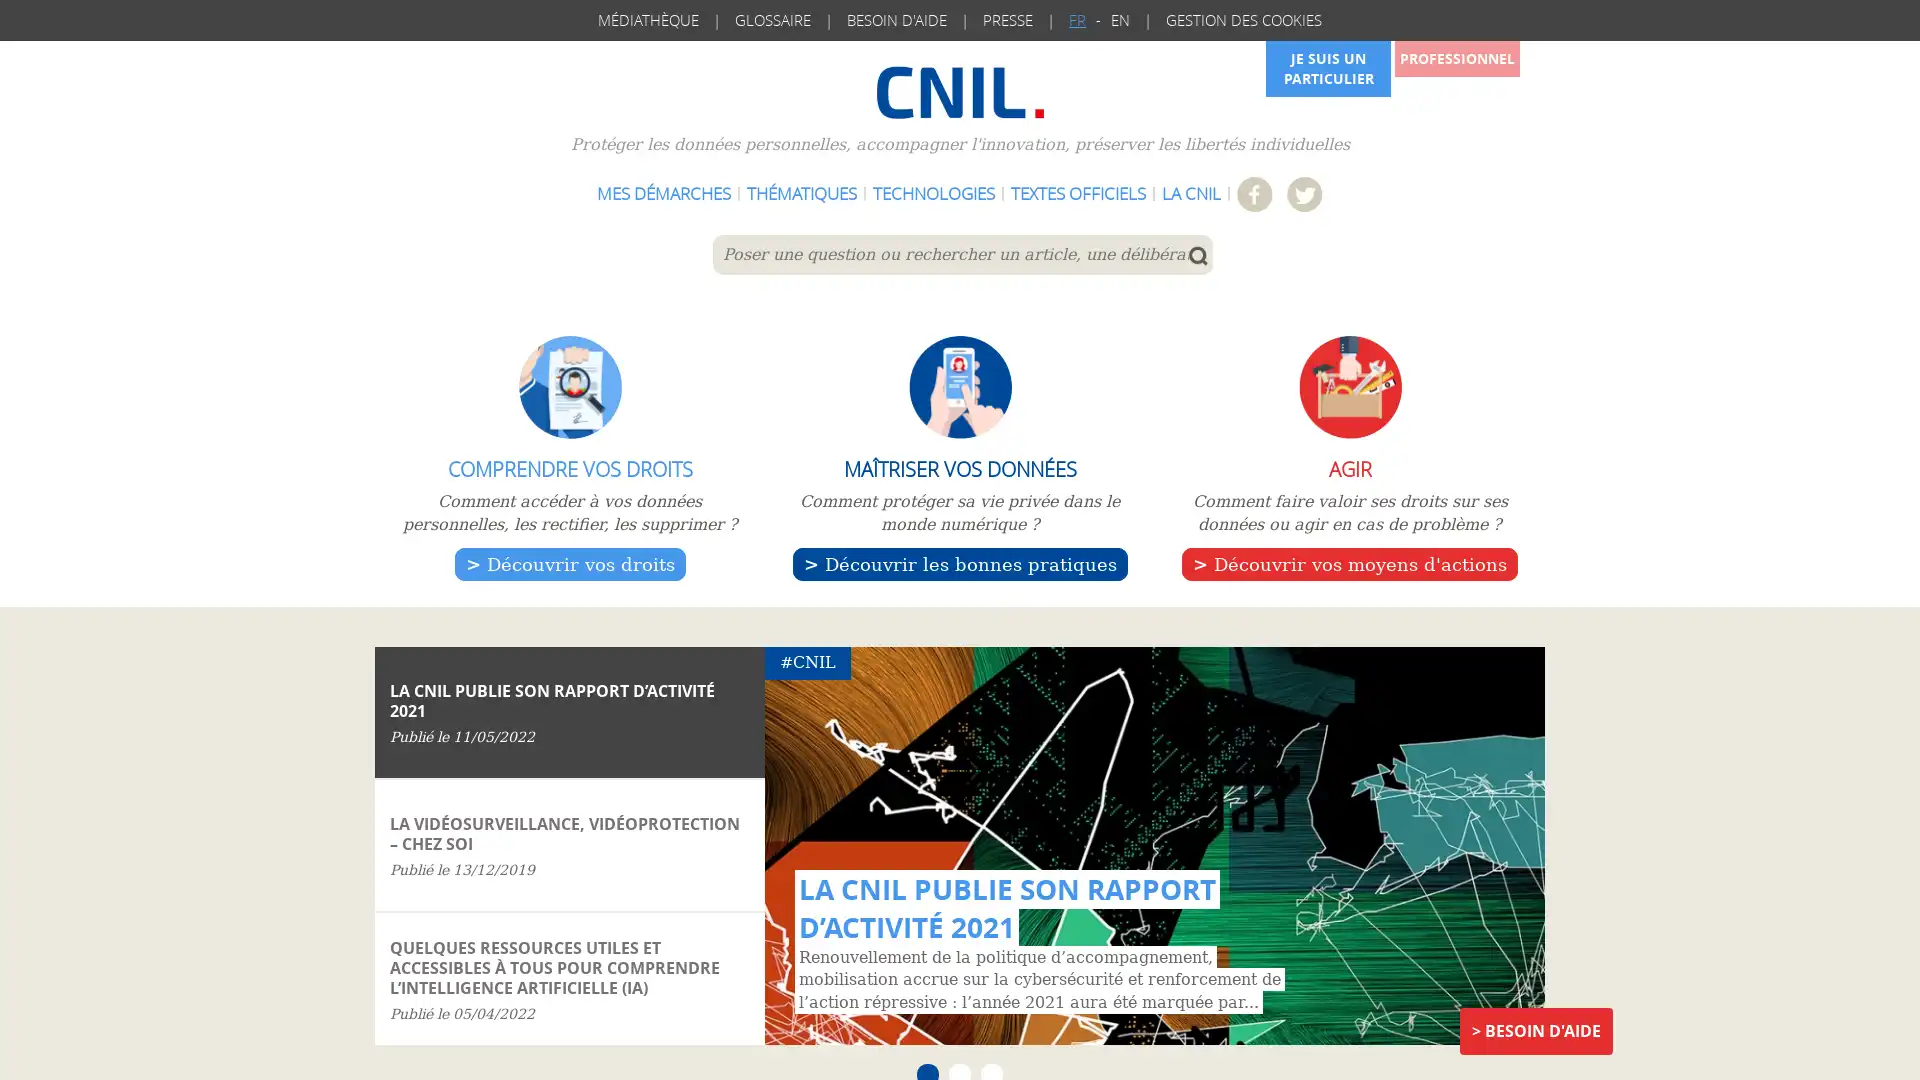 The width and height of the screenshot is (1920, 1080). Describe the element at coordinates (569, 712) in the screenshot. I see `CNIL LA CNIL PUBLIE SON RAPPORT DACTIVITE 2021 Publie le 11/05/2022` at that location.